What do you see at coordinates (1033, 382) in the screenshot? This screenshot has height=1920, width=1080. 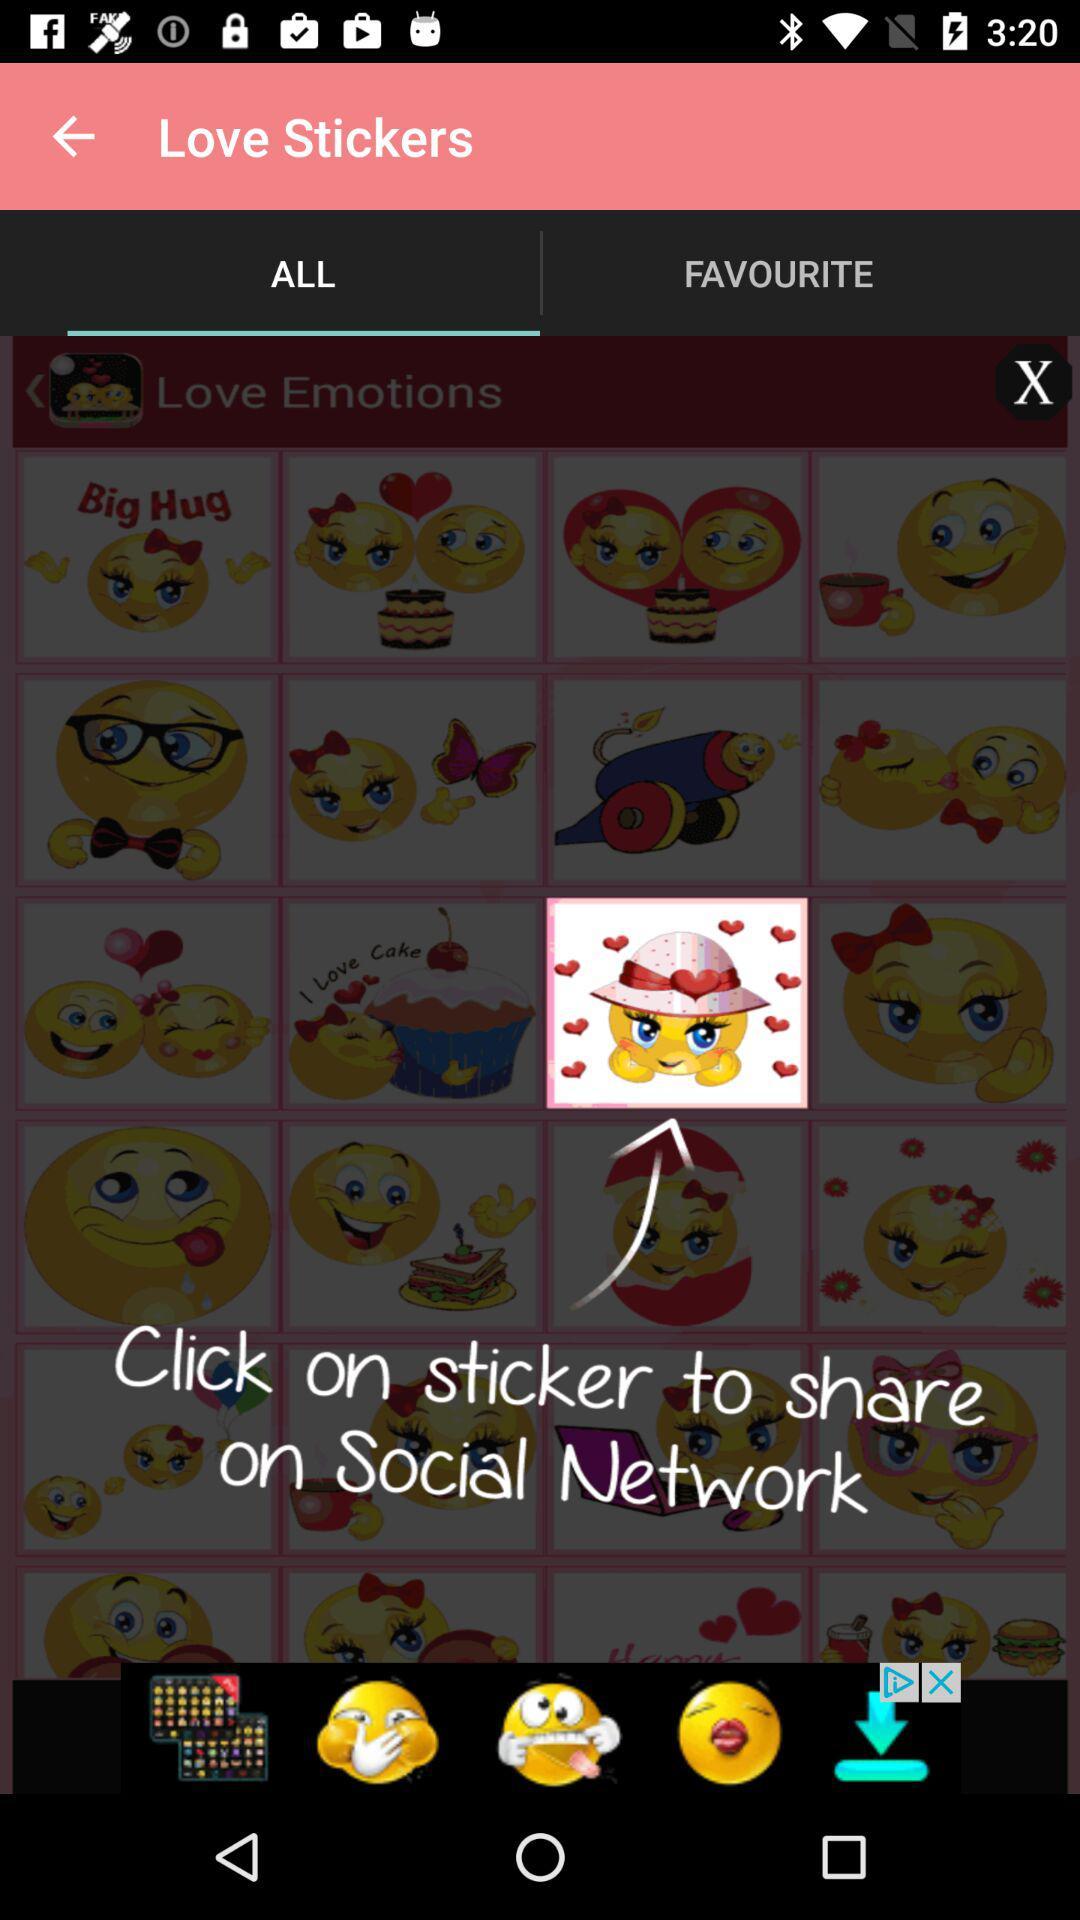 I see `close` at bounding box center [1033, 382].